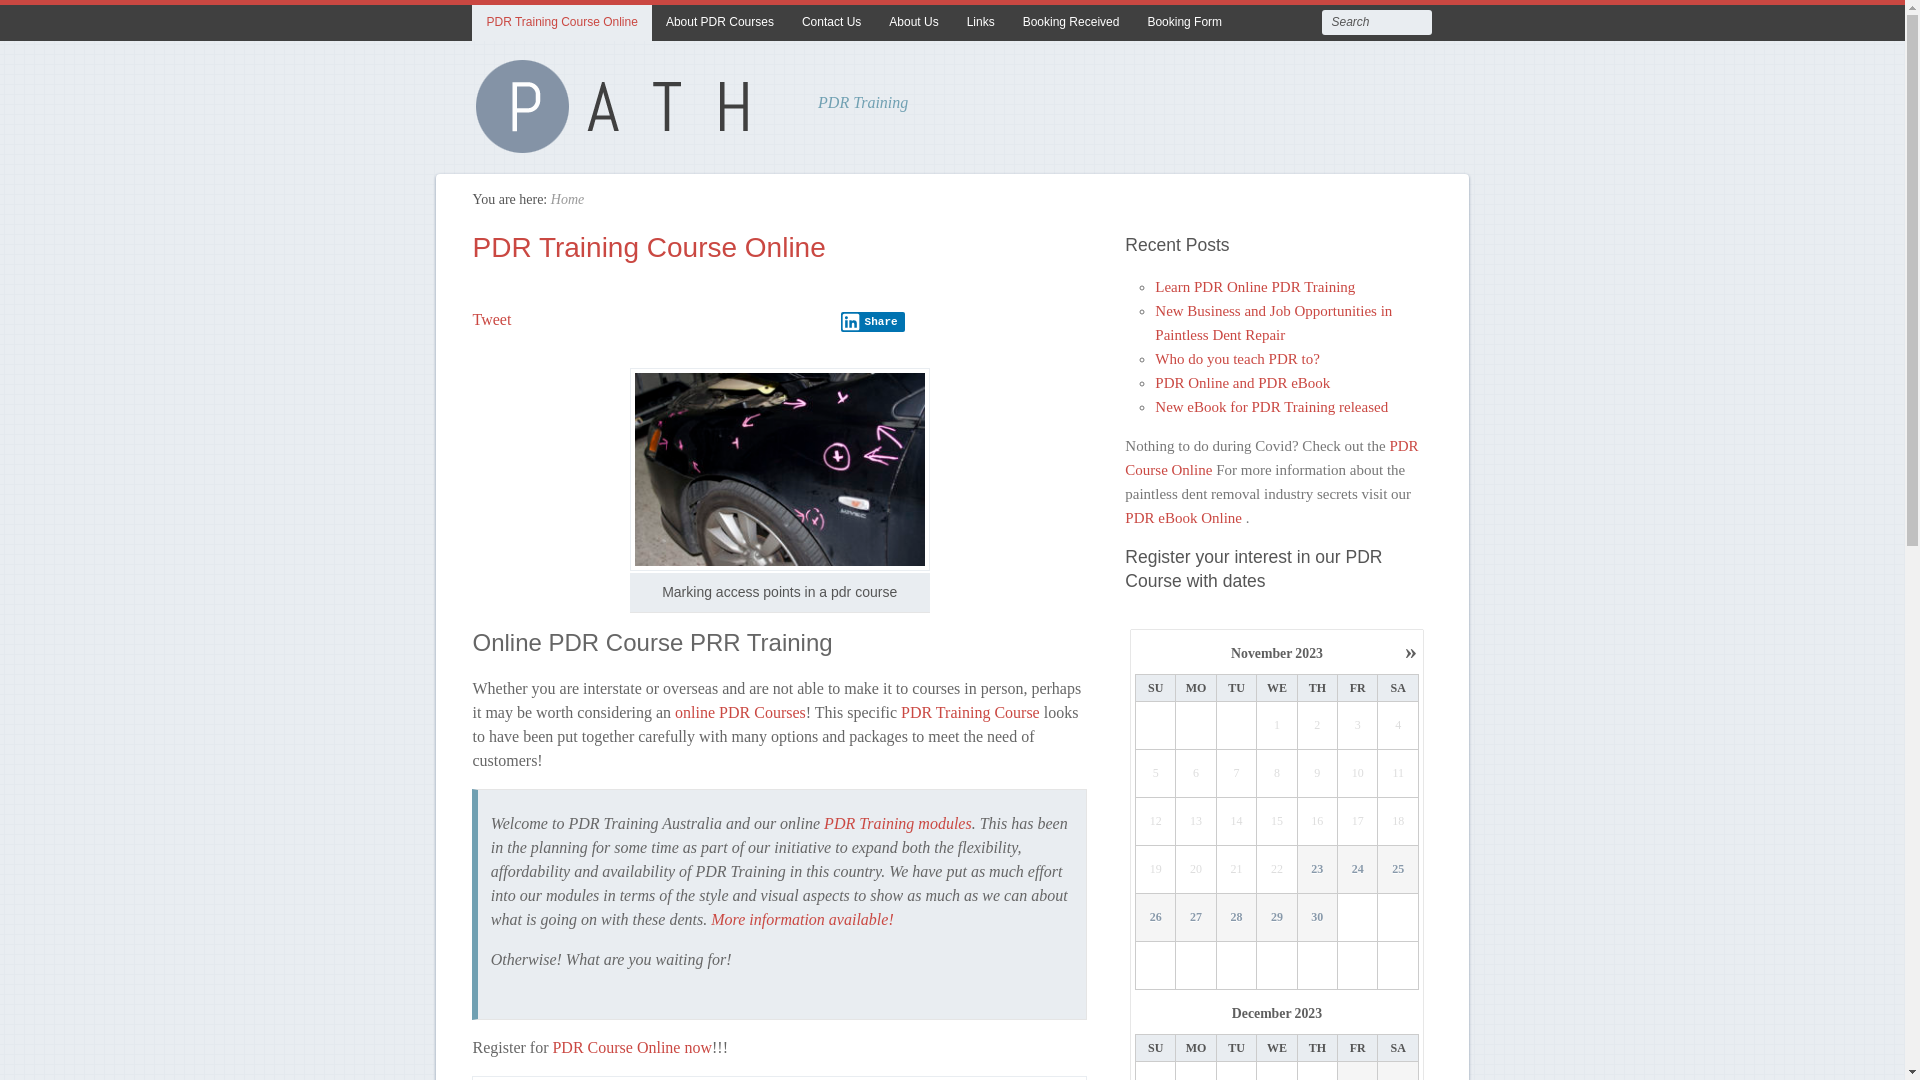 The width and height of the screenshot is (1920, 1080). What do you see at coordinates (873, 320) in the screenshot?
I see `'Share'` at bounding box center [873, 320].